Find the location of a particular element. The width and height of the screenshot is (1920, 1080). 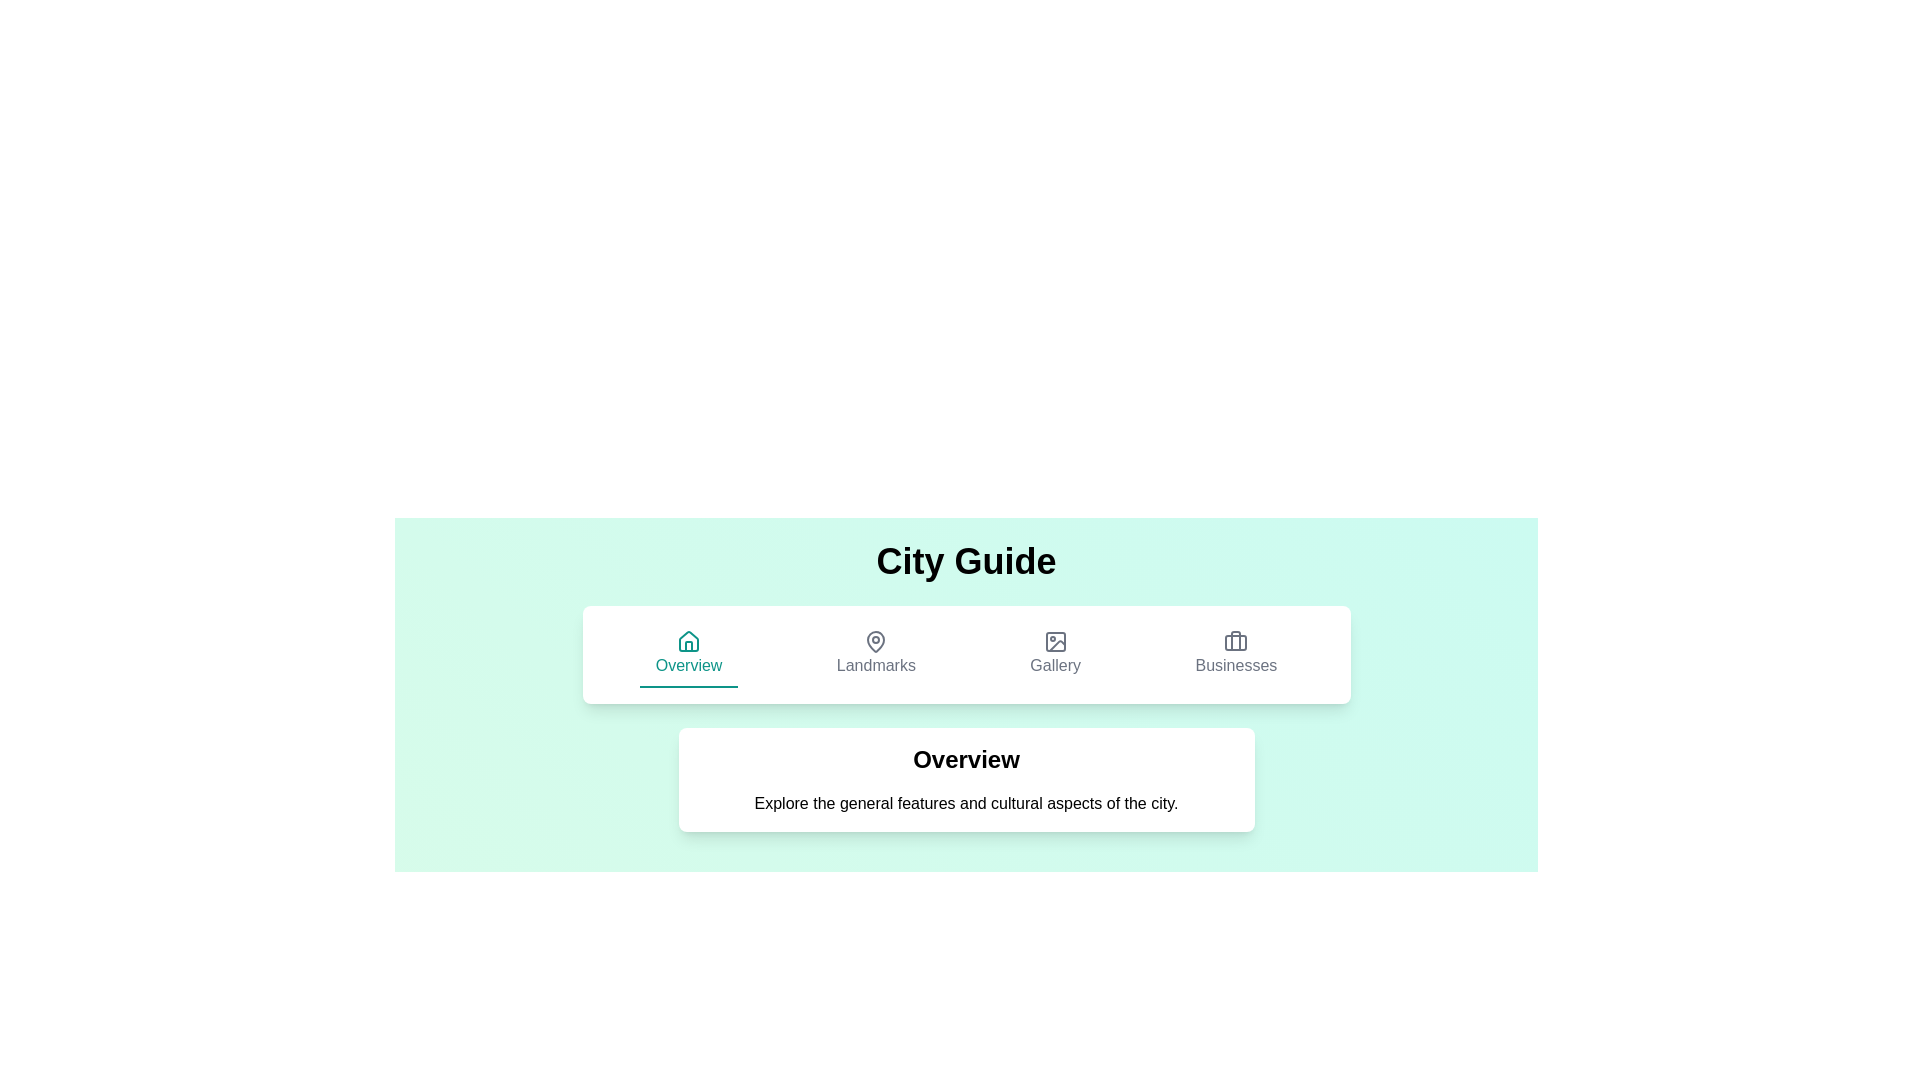

the navigation button labeled 'Businesses' located at the far right of the horizontal bar is located at coordinates (1235, 655).